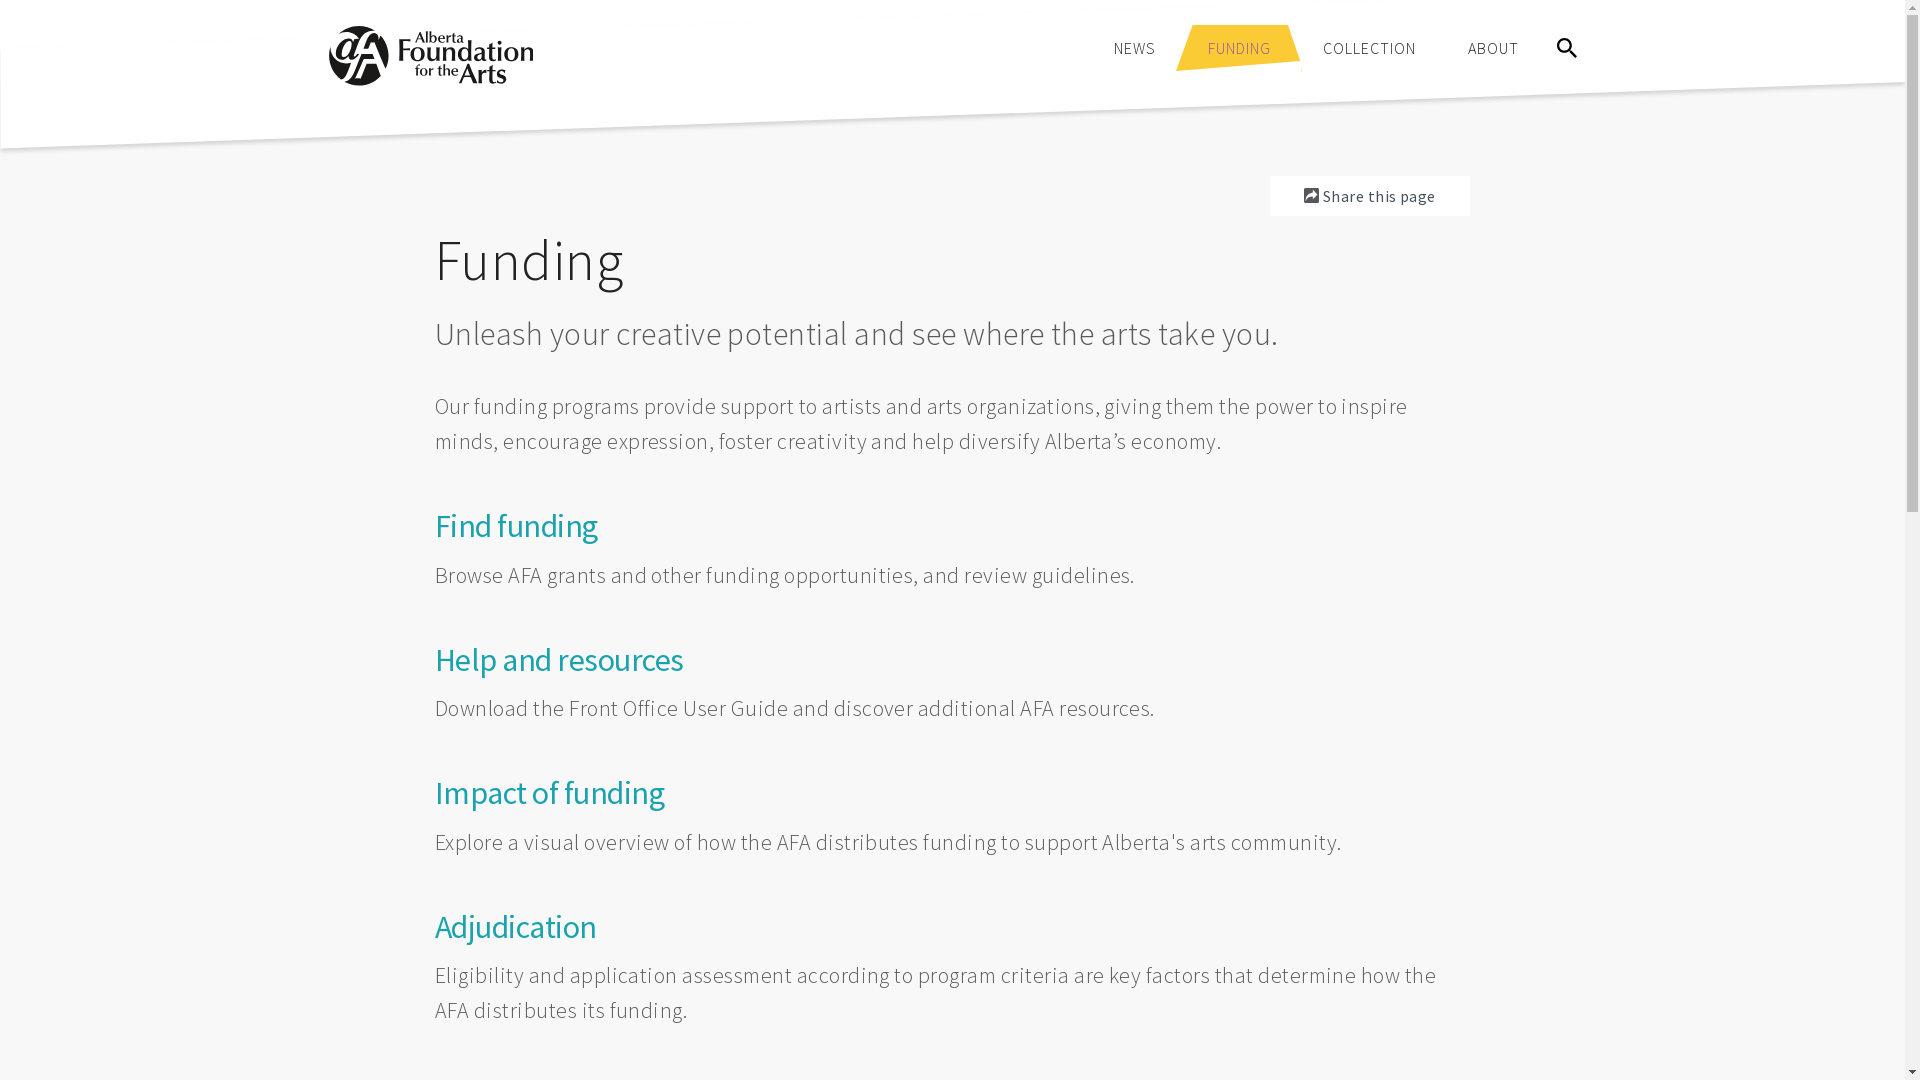  Describe the element at coordinates (1134, 46) in the screenshot. I see `'NEWS'` at that location.